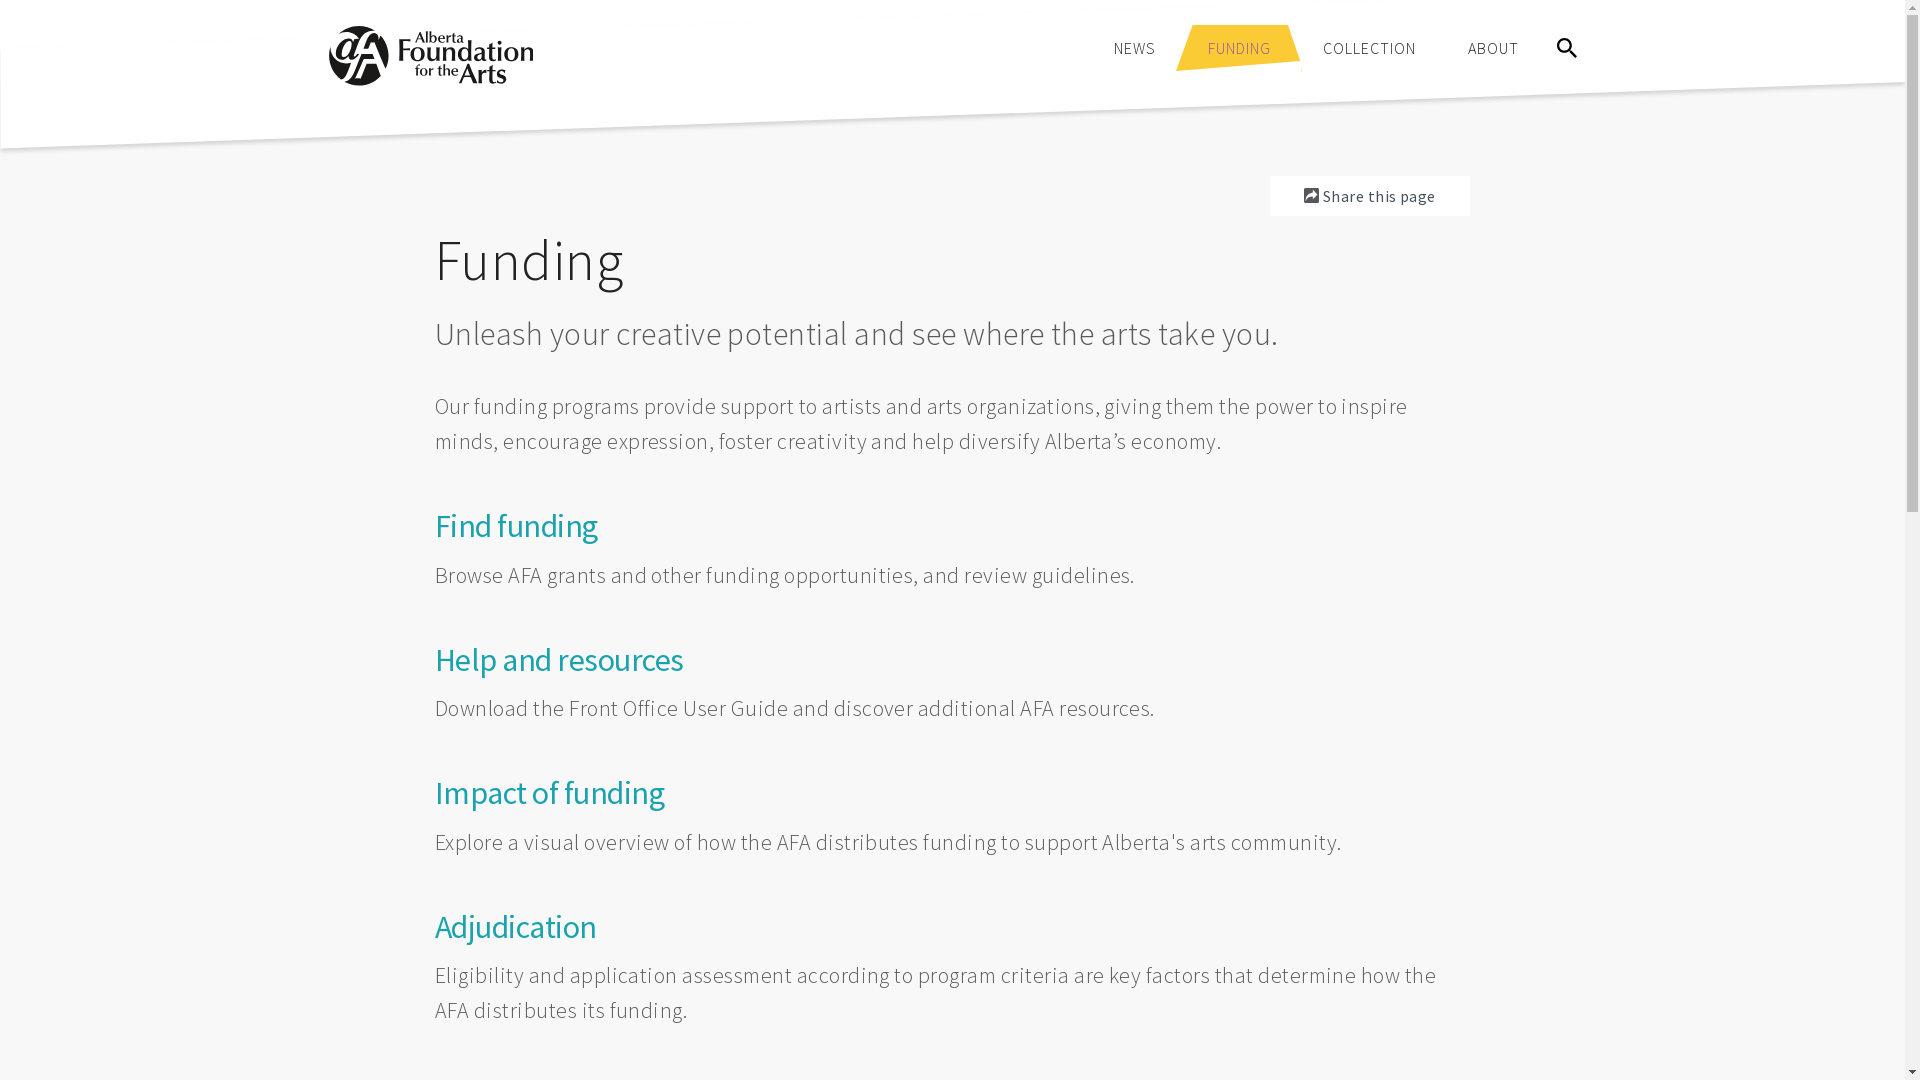  Describe the element at coordinates (1134, 46) in the screenshot. I see `'NEWS'` at that location.